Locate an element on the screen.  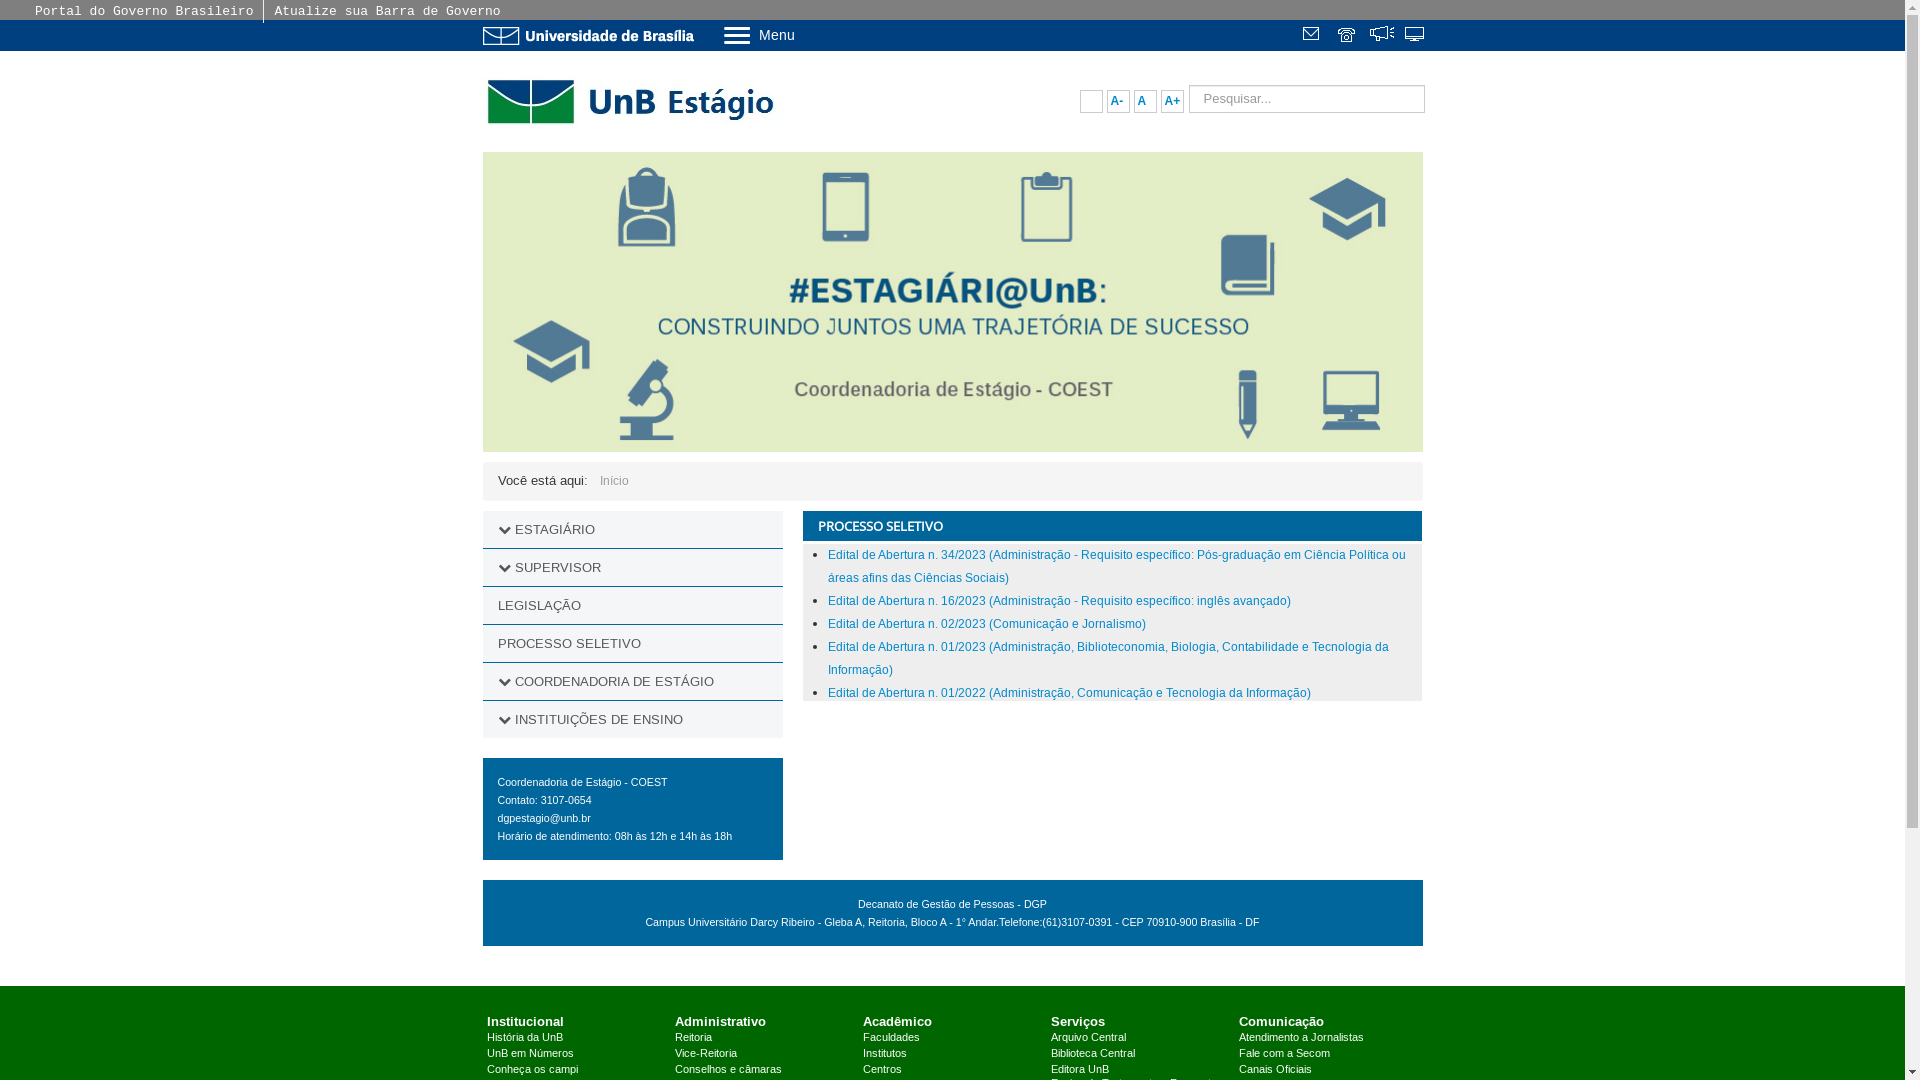
'Fala.BR' is located at coordinates (1368, 36).